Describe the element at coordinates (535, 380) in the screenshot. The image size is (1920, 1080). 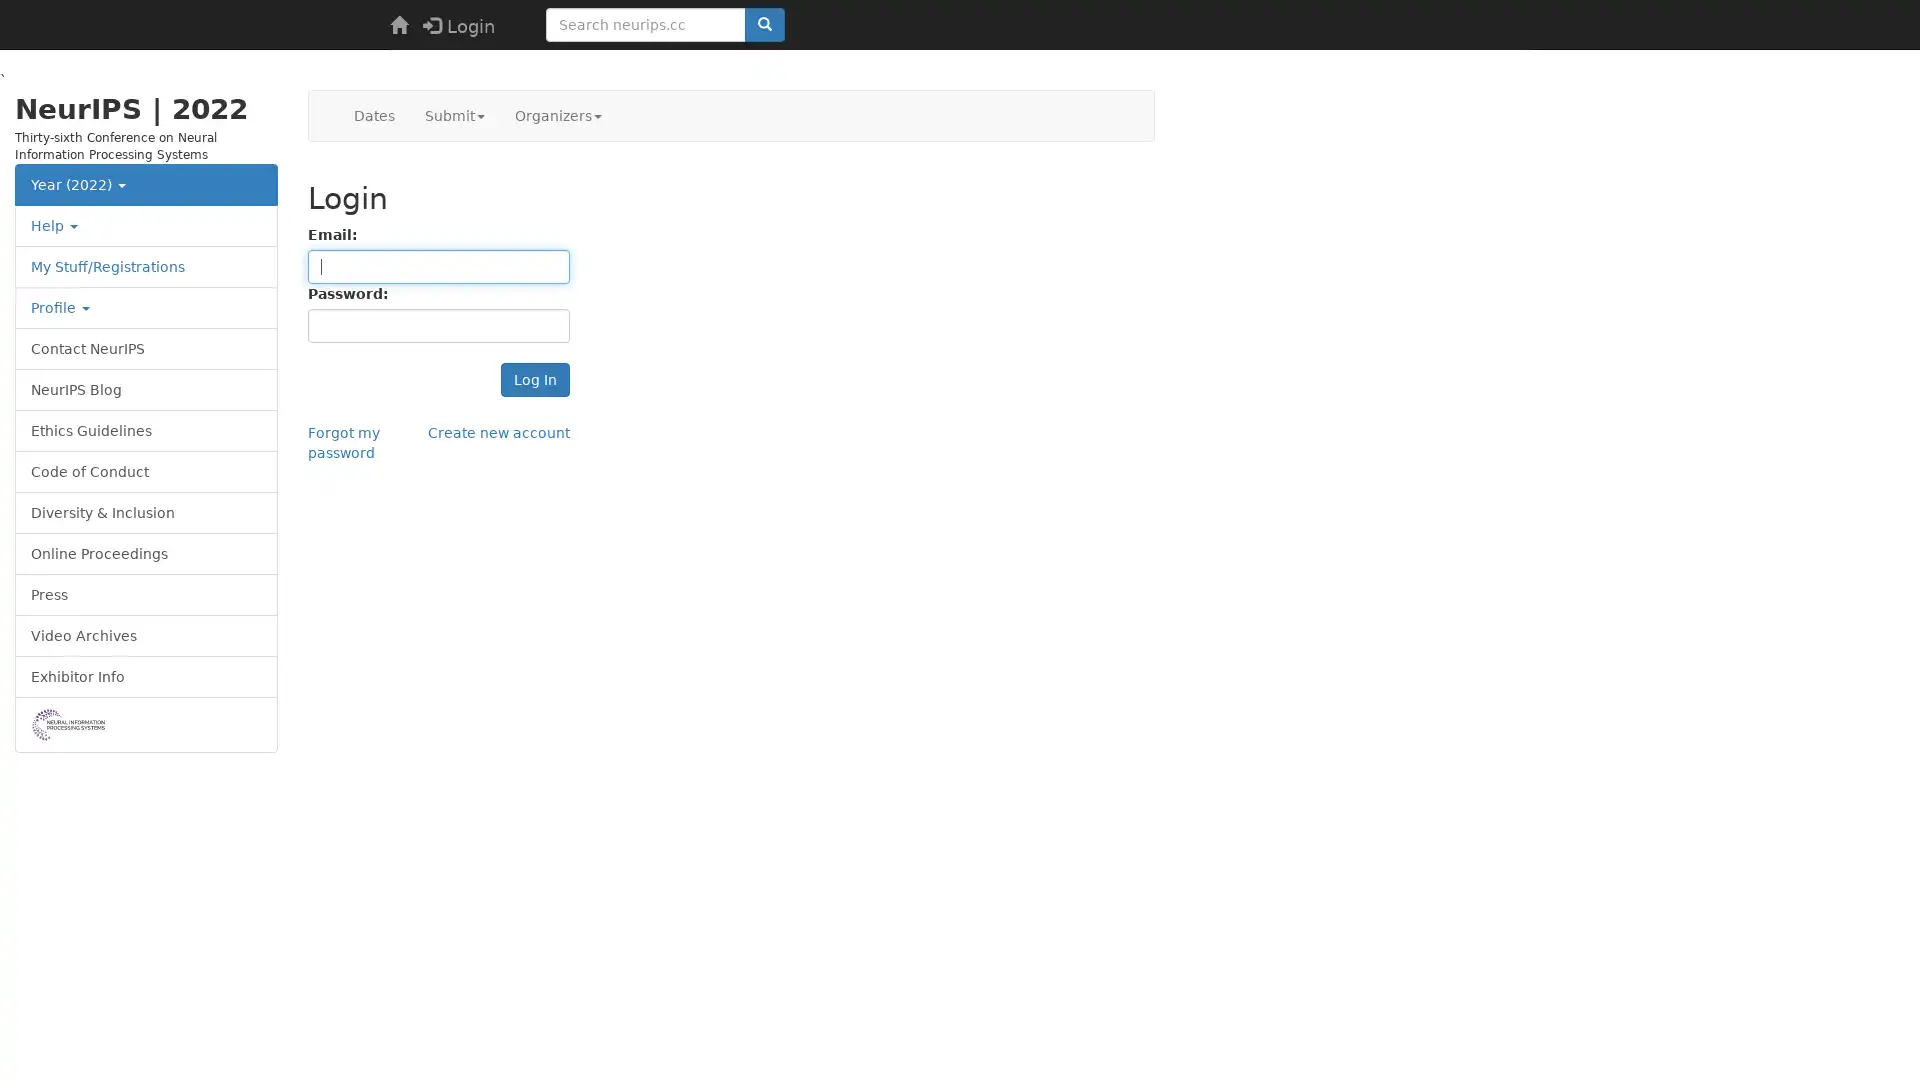
I see `Log In` at that location.